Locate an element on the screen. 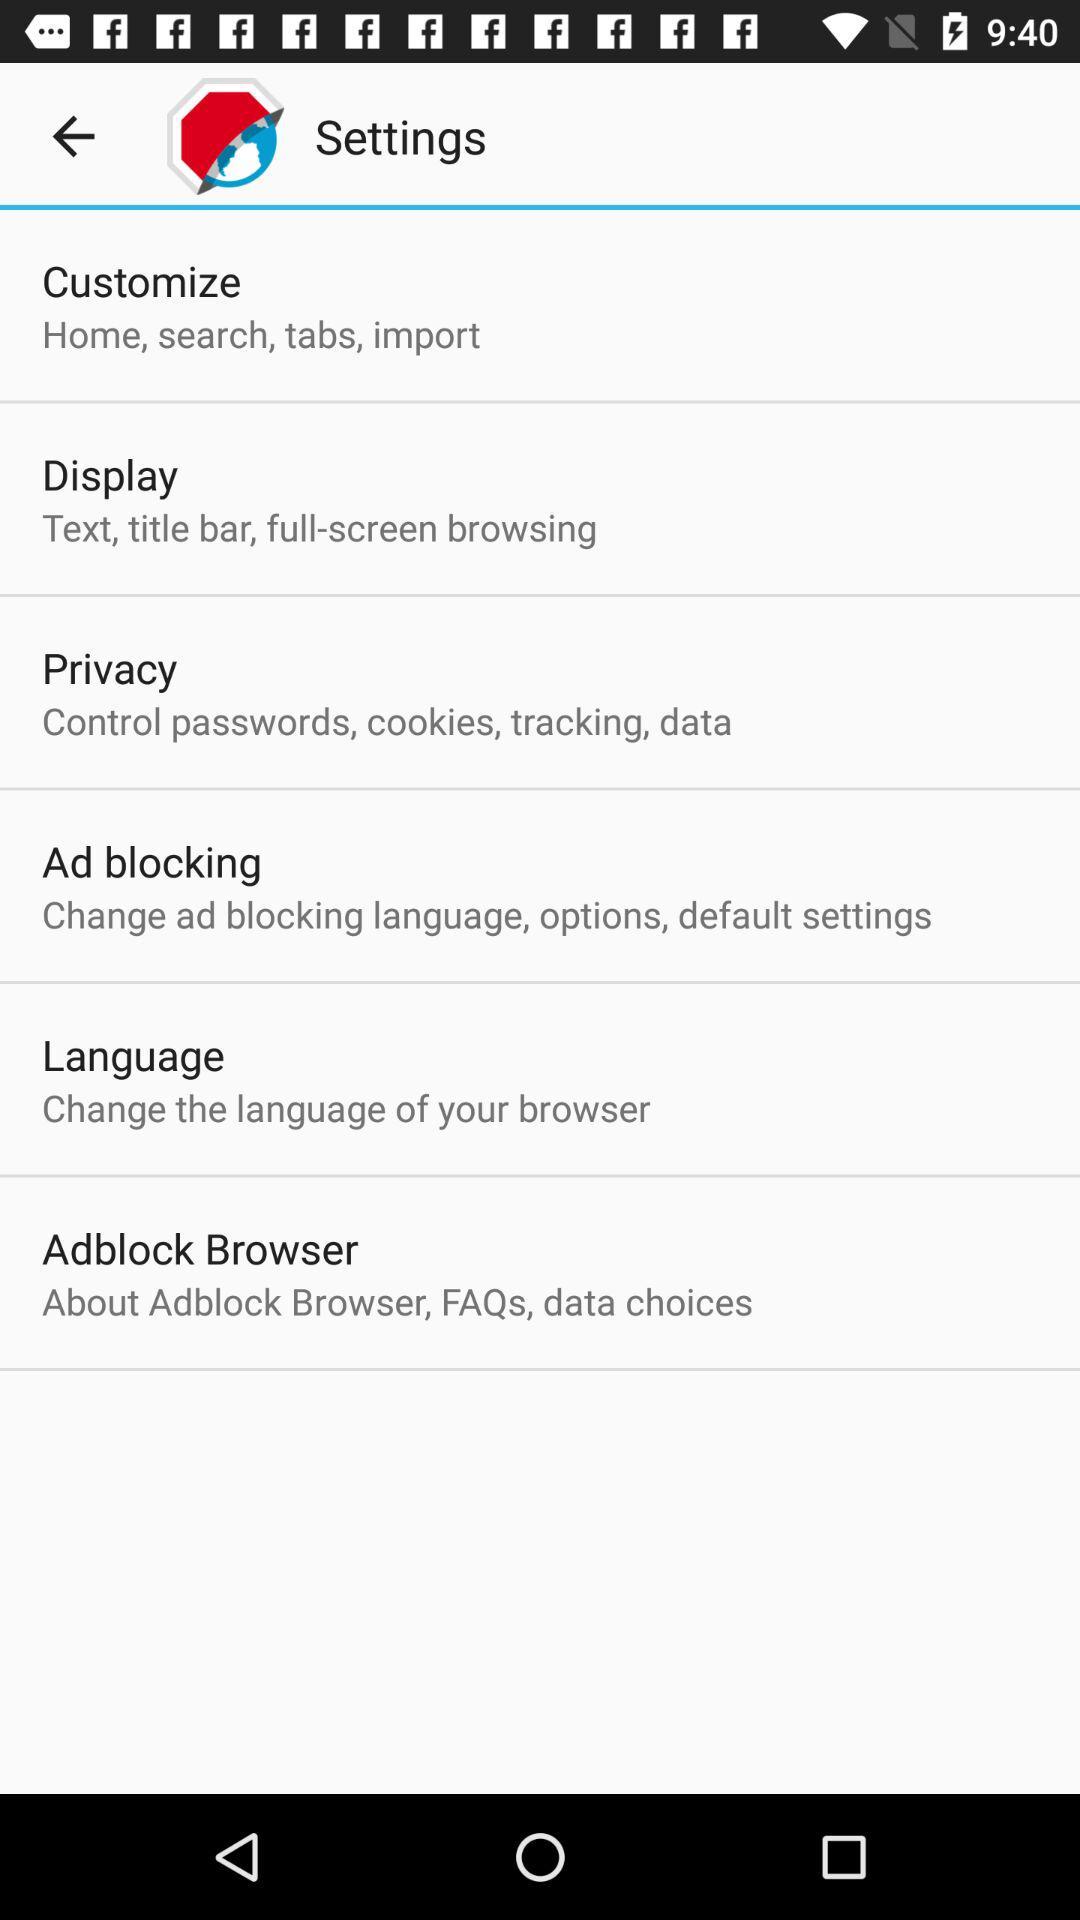  the item above the home search tabs icon is located at coordinates (140, 279).